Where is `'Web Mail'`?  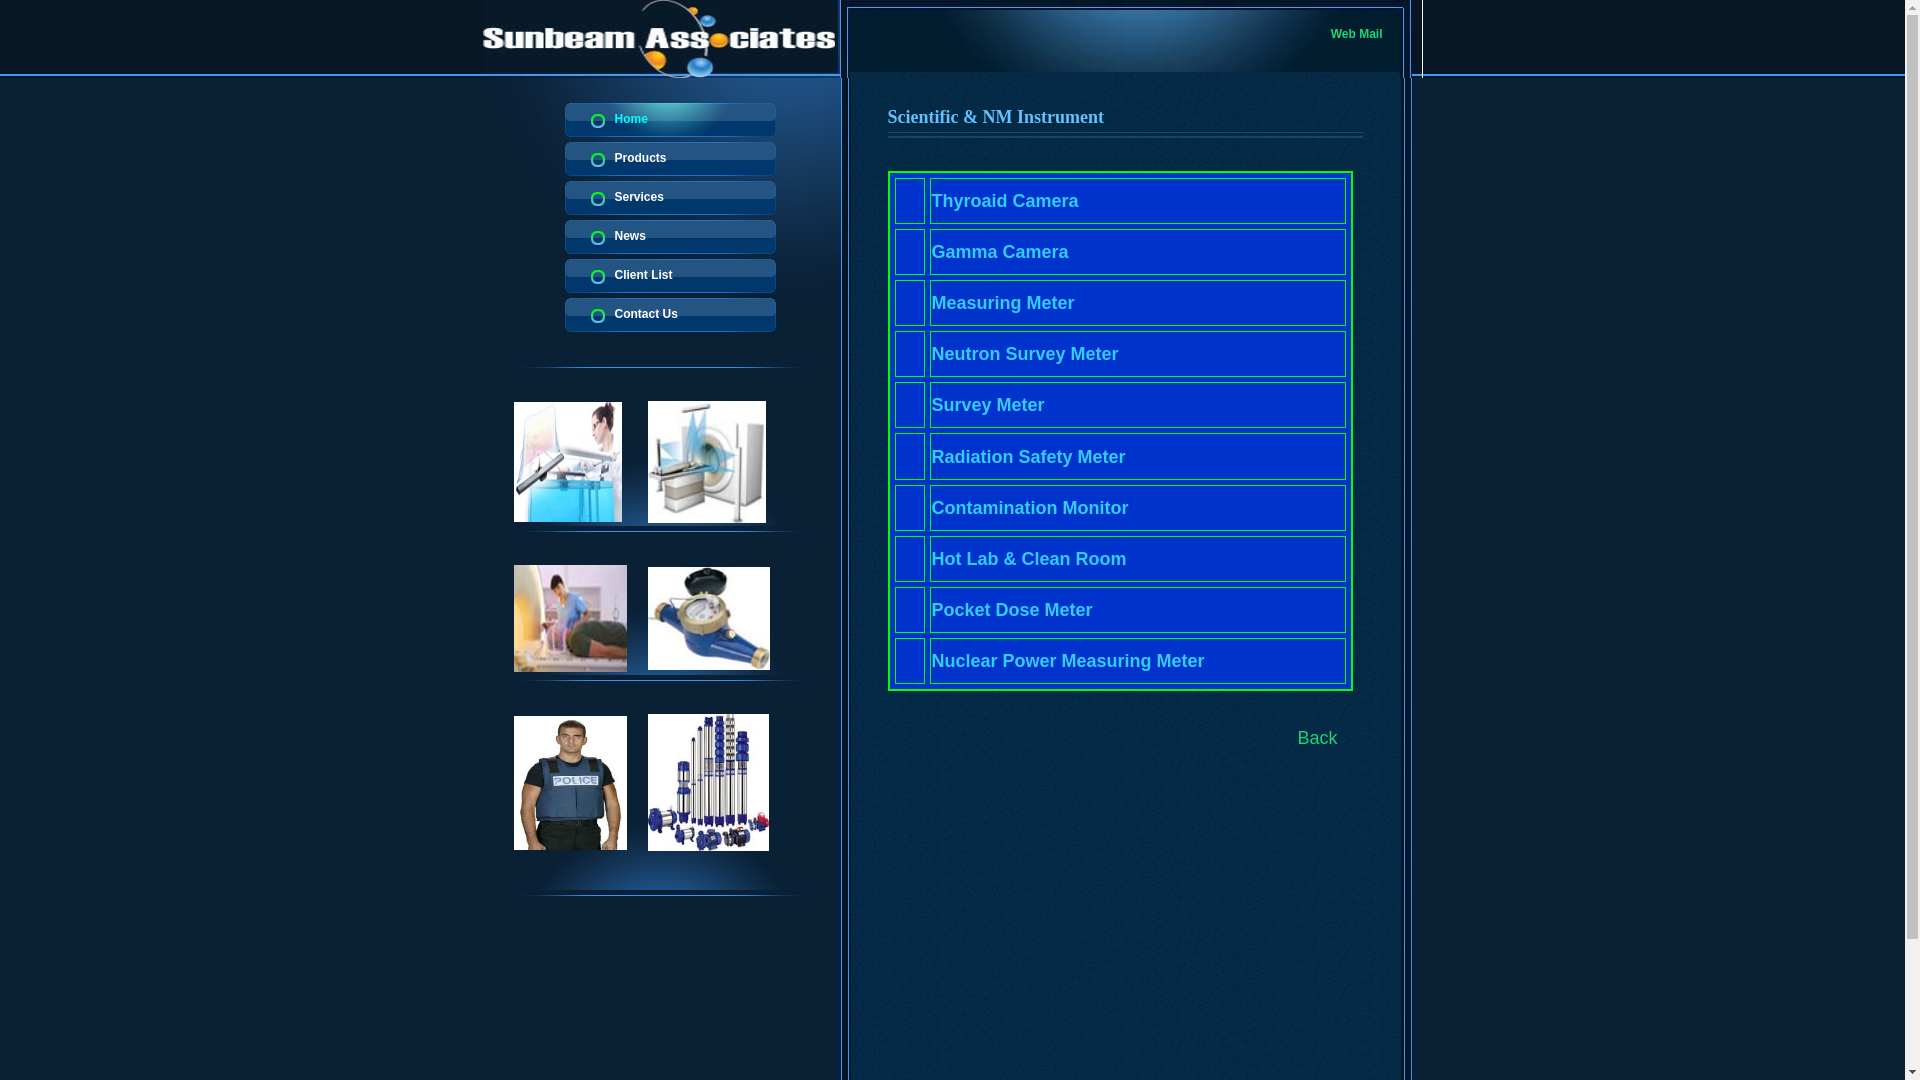
'Web Mail' is located at coordinates (1330, 34).